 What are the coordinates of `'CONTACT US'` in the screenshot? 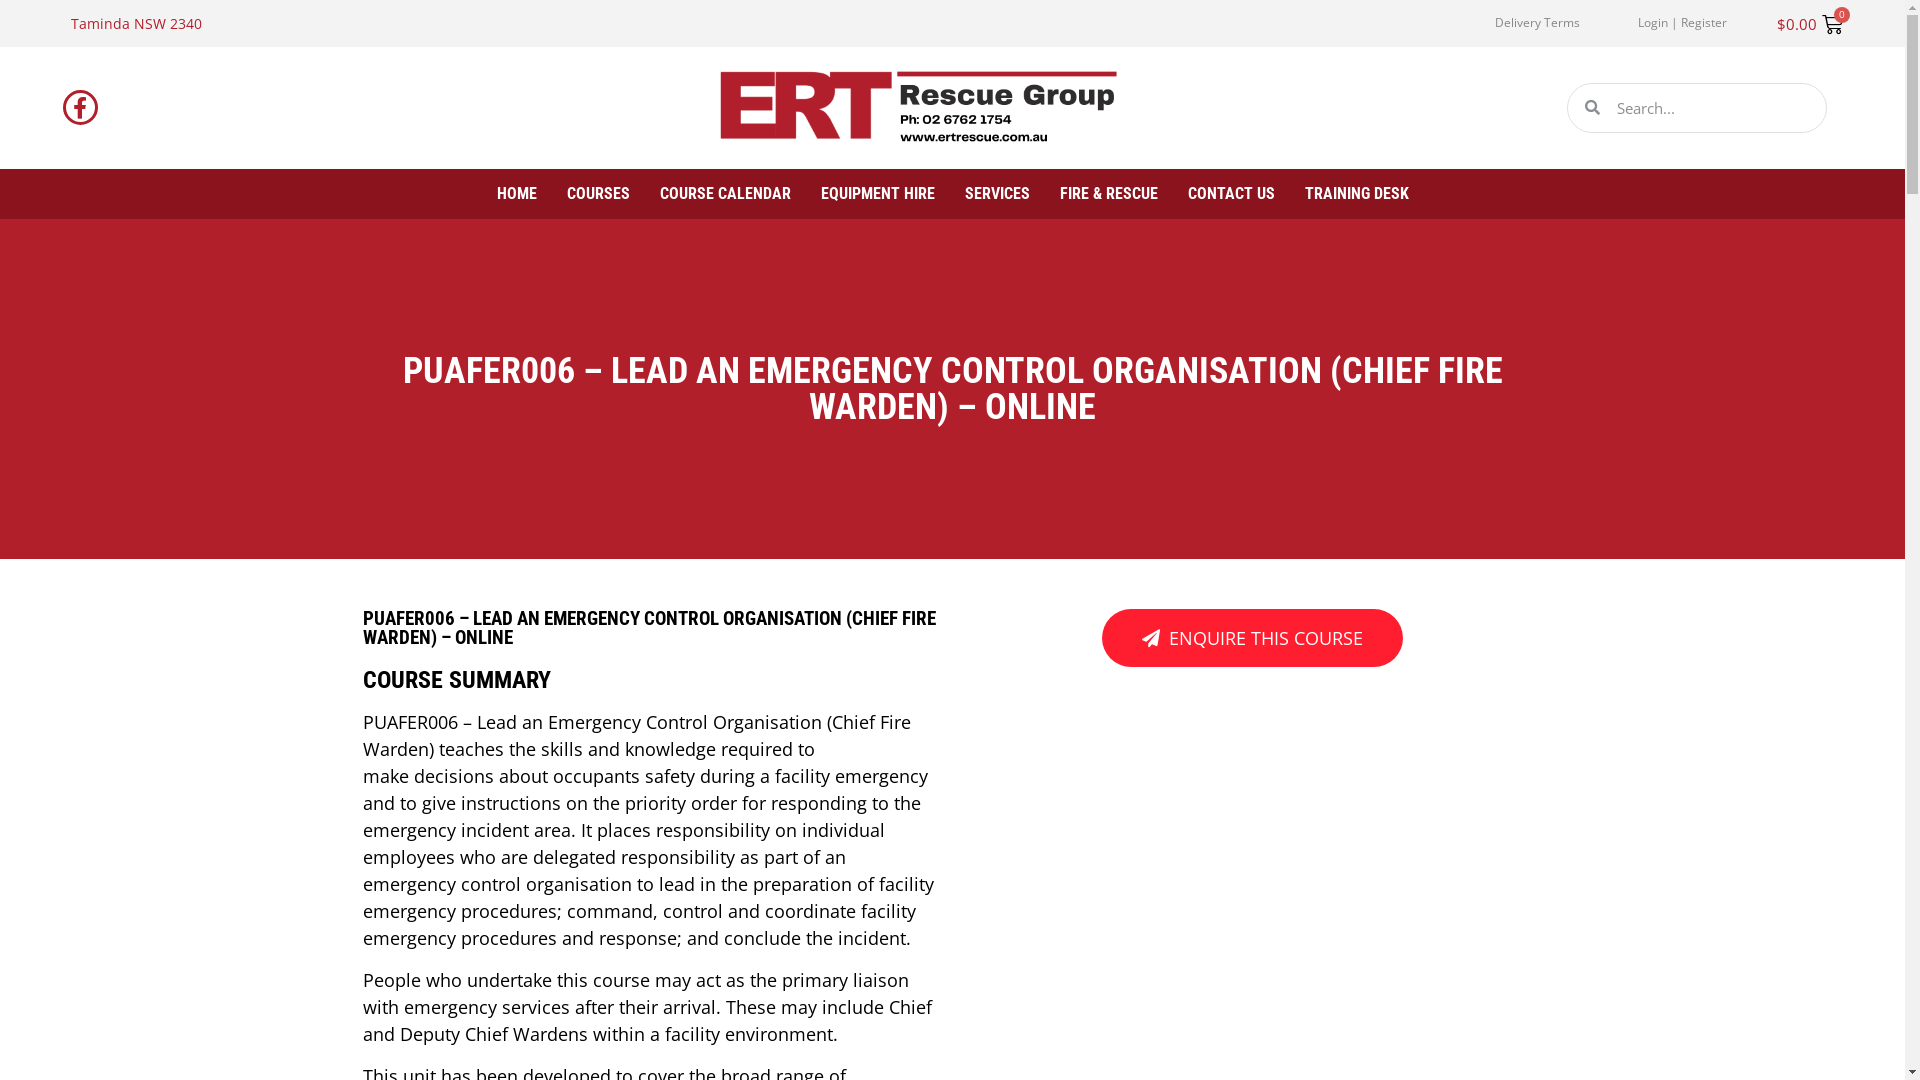 It's located at (1230, 193).